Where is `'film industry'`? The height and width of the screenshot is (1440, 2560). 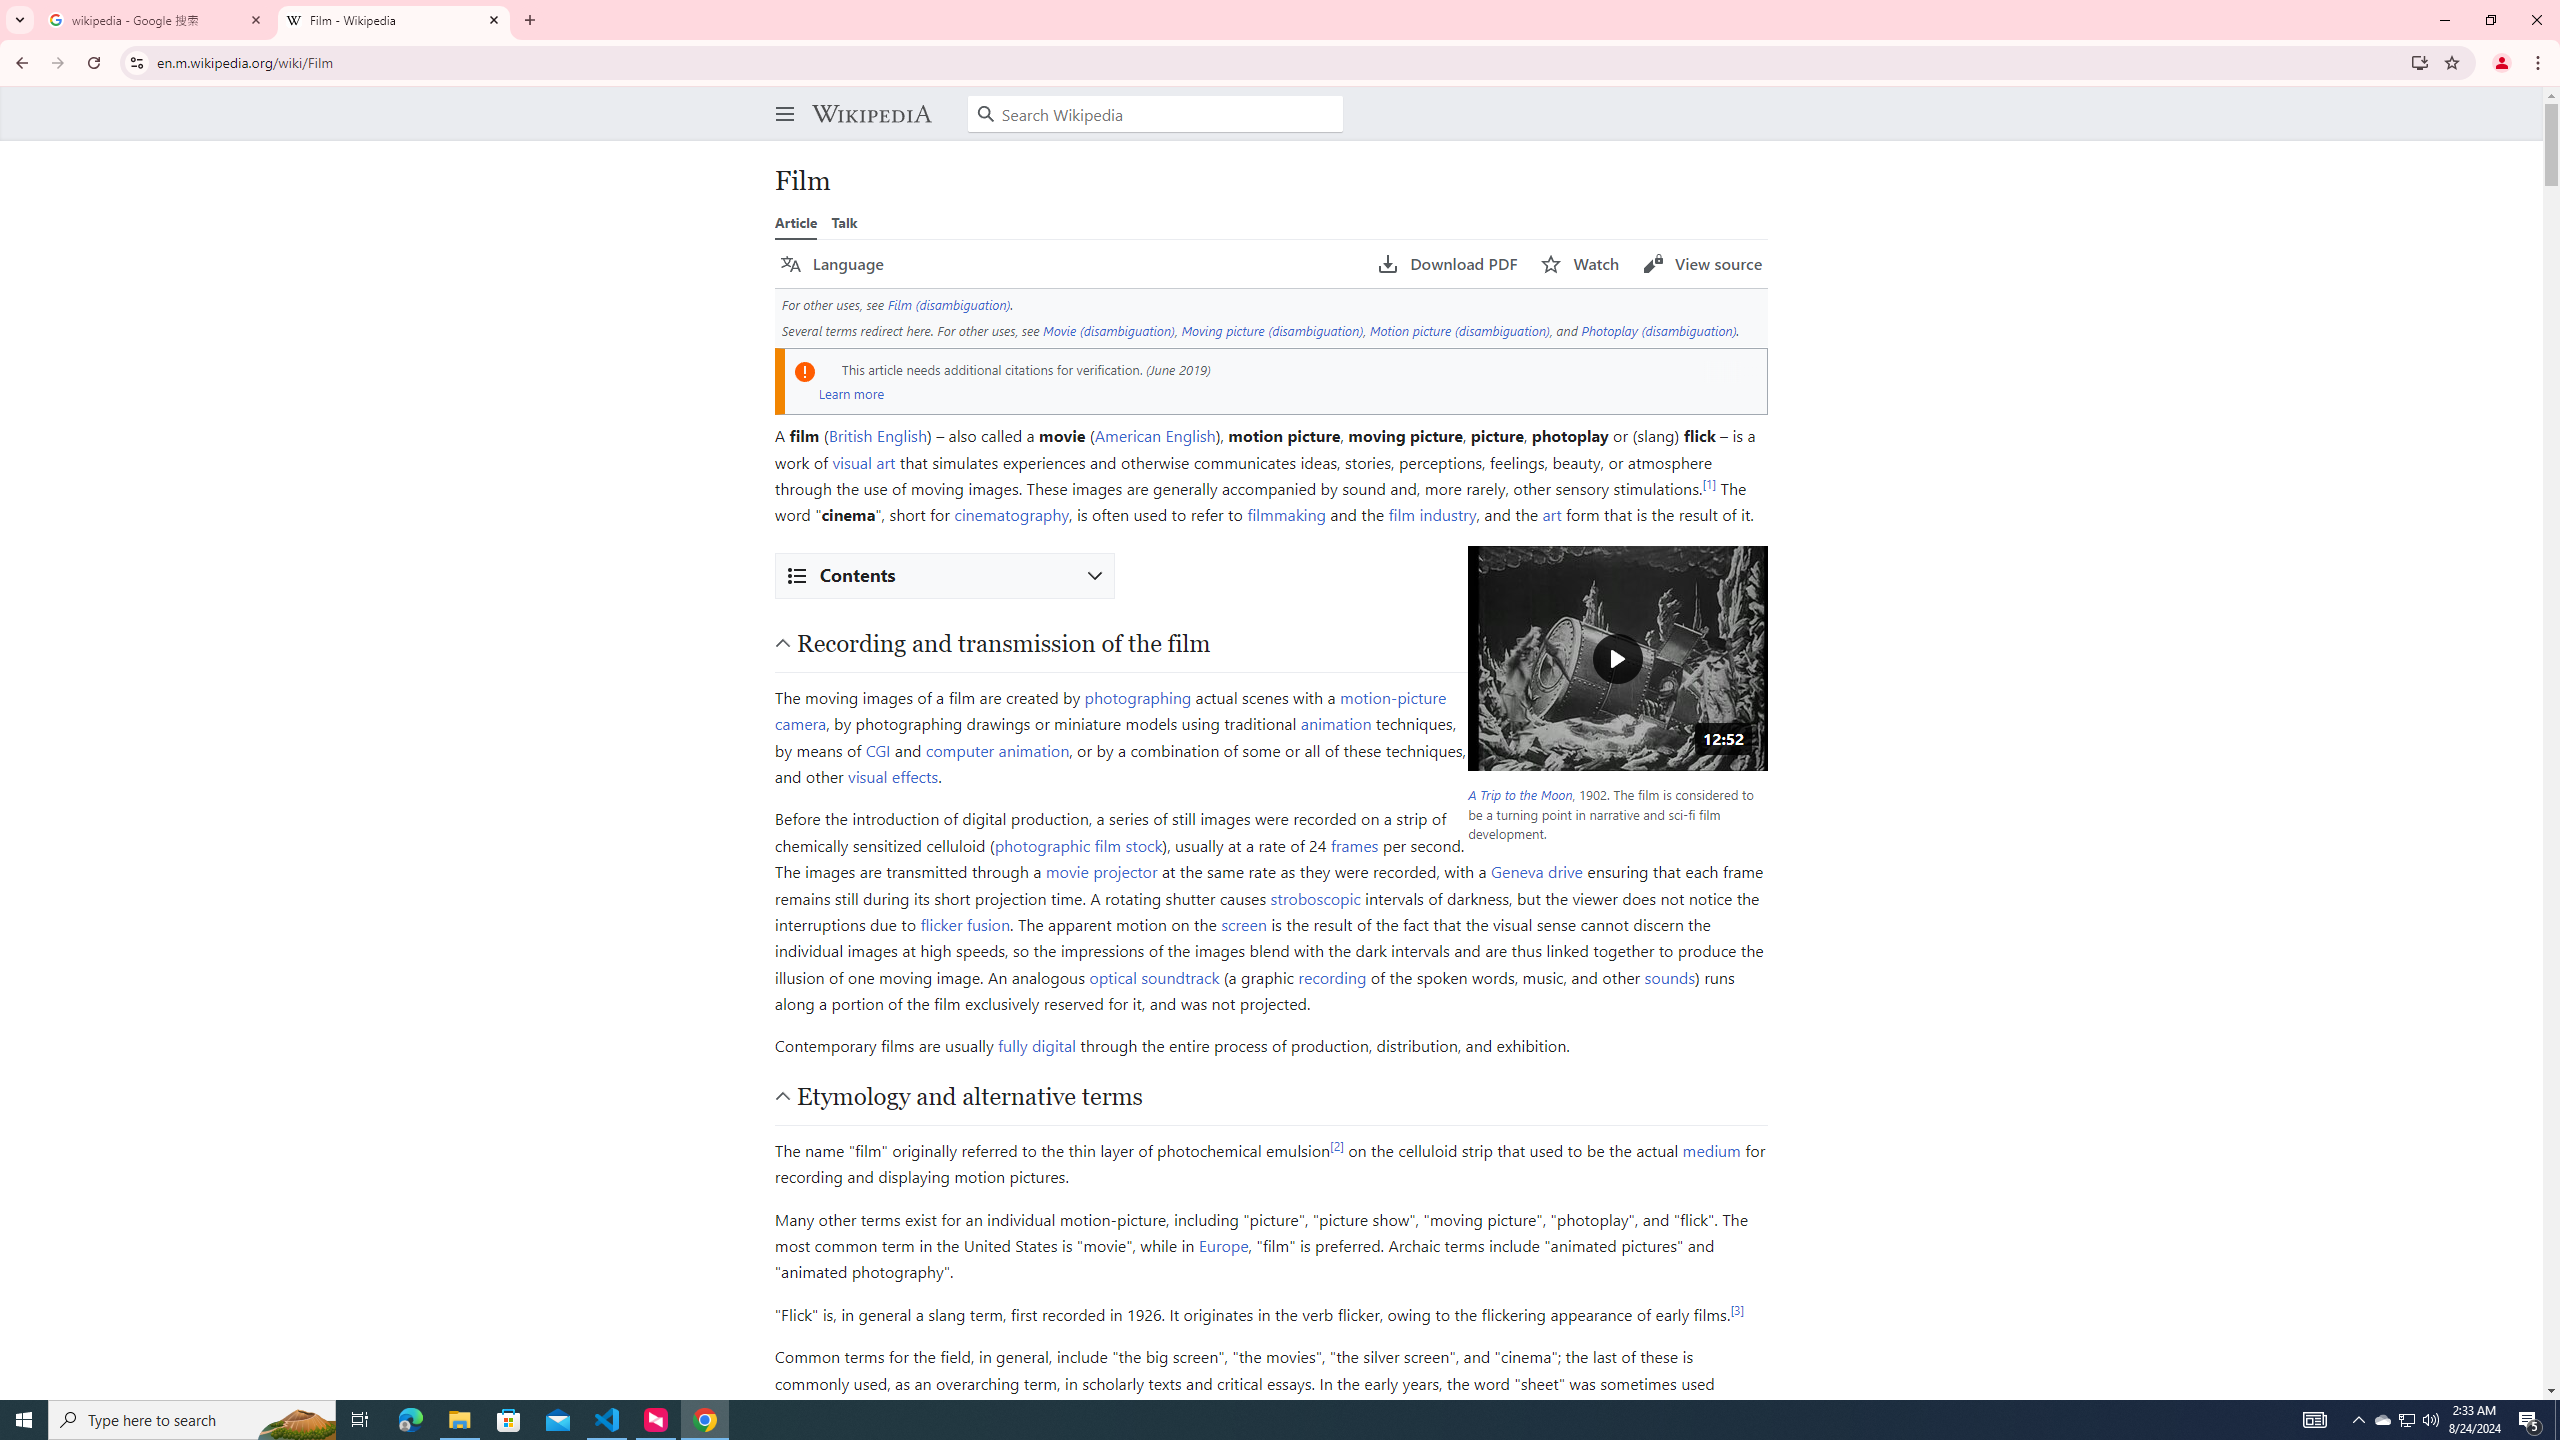
'film industry' is located at coordinates (1431, 513).